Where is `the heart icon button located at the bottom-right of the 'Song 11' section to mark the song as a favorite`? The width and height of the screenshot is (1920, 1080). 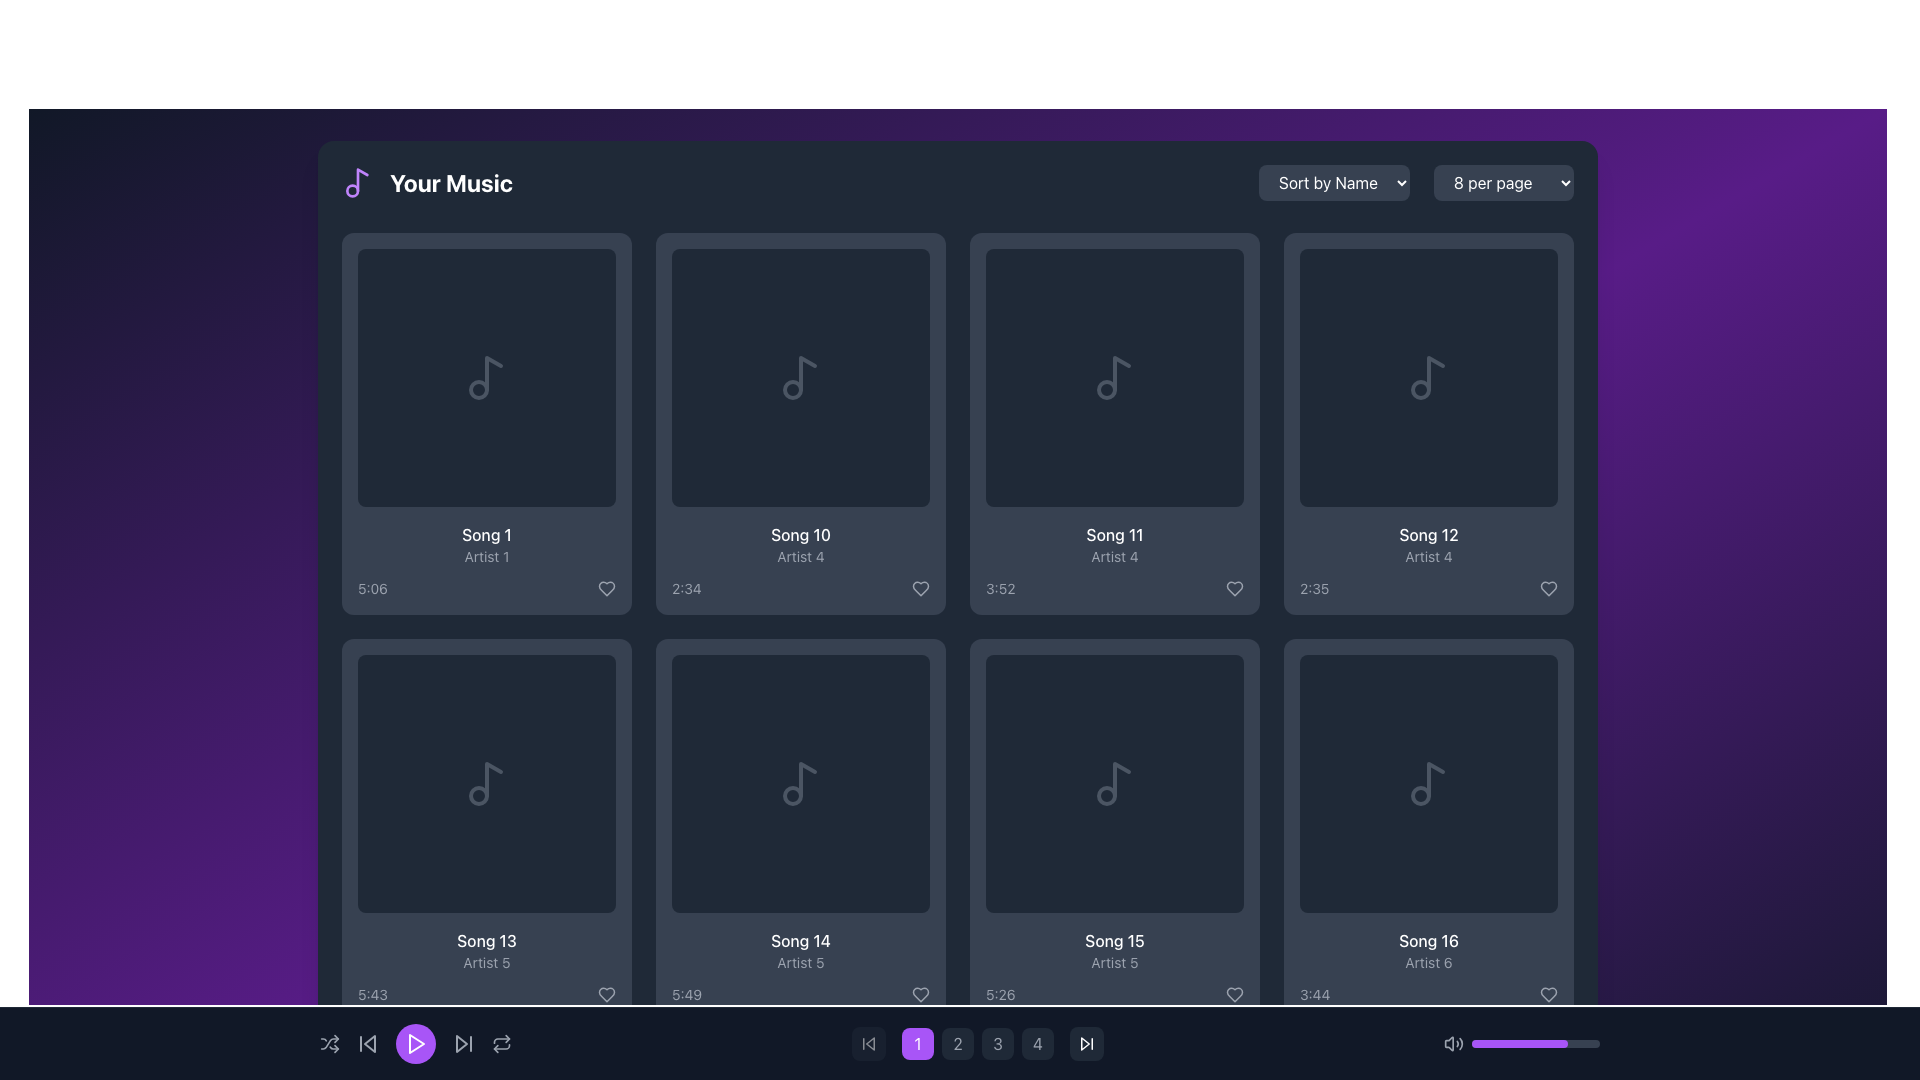
the heart icon button located at the bottom-right of the 'Song 11' section to mark the song as a favorite is located at coordinates (1233, 588).